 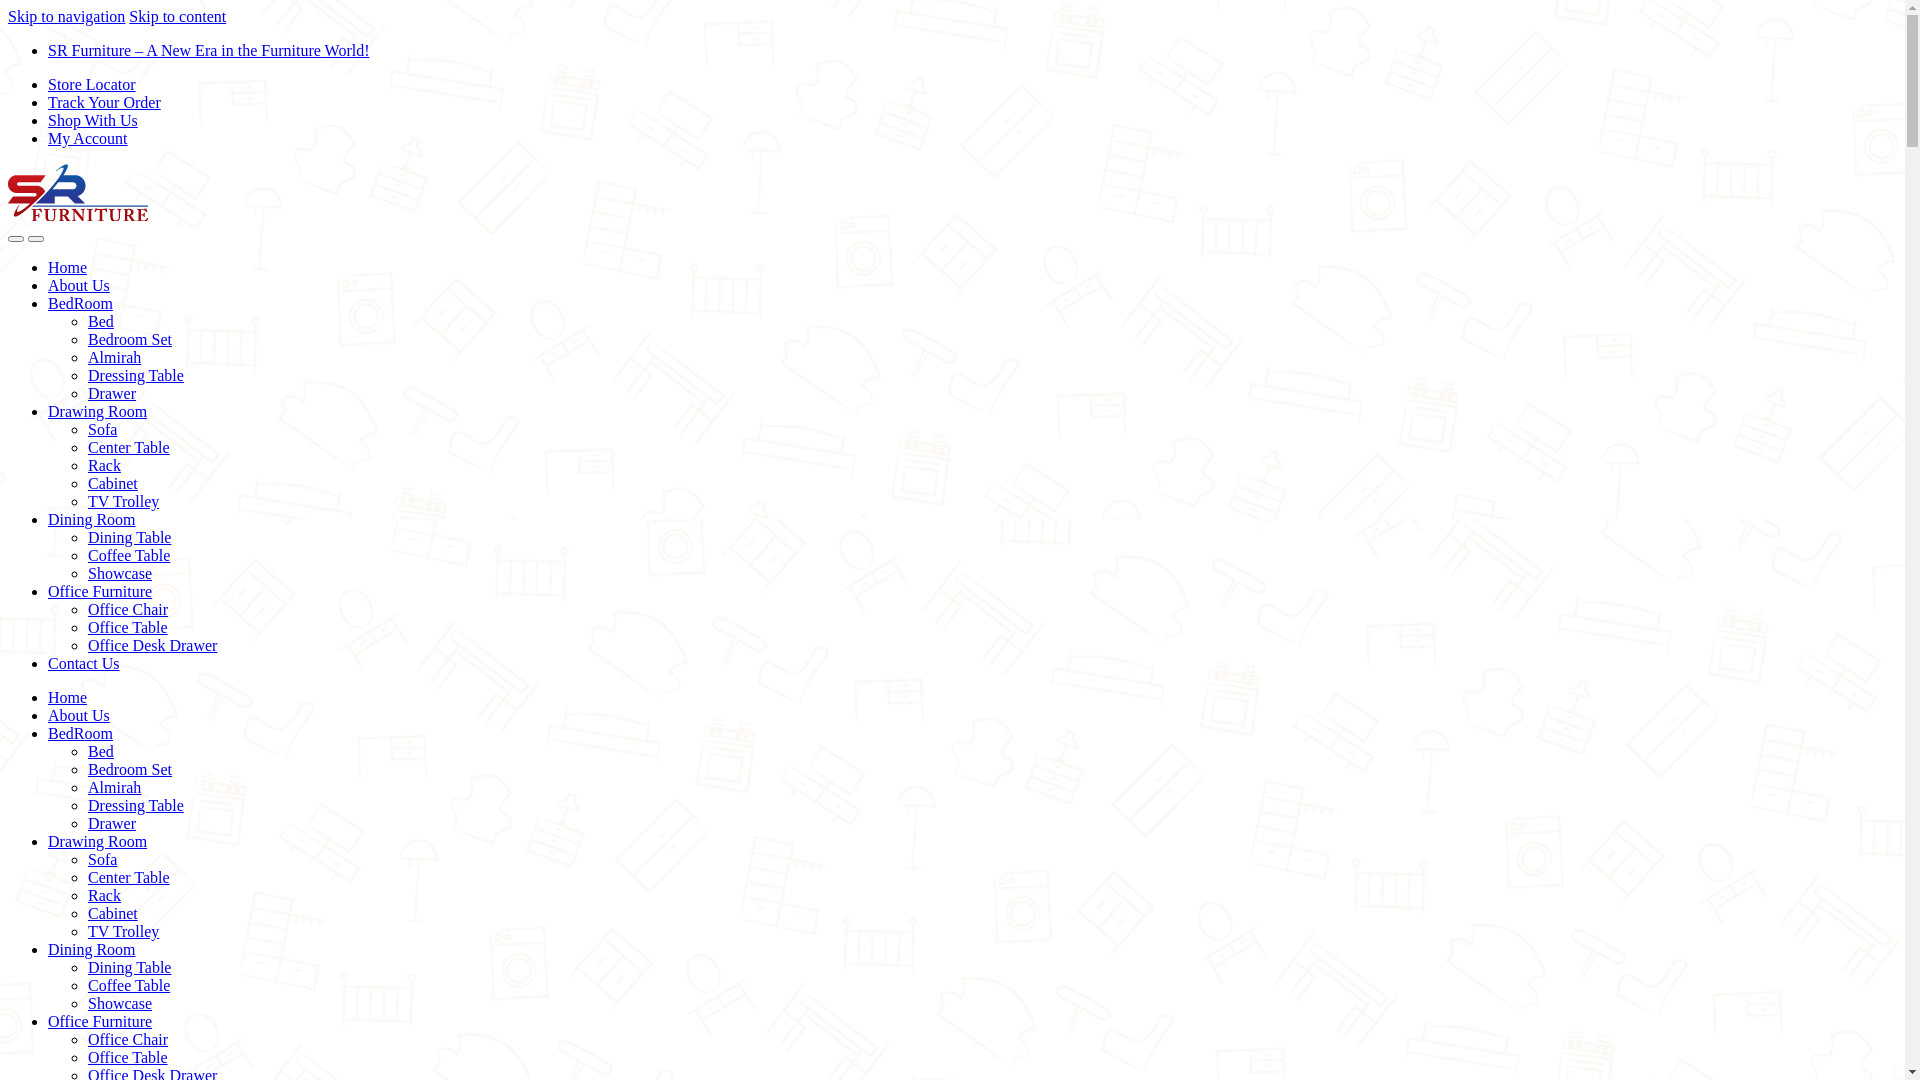 What do you see at coordinates (128, 536) in the screenshot?
I see `'Dining Table'` at bounding box center [128, 536].